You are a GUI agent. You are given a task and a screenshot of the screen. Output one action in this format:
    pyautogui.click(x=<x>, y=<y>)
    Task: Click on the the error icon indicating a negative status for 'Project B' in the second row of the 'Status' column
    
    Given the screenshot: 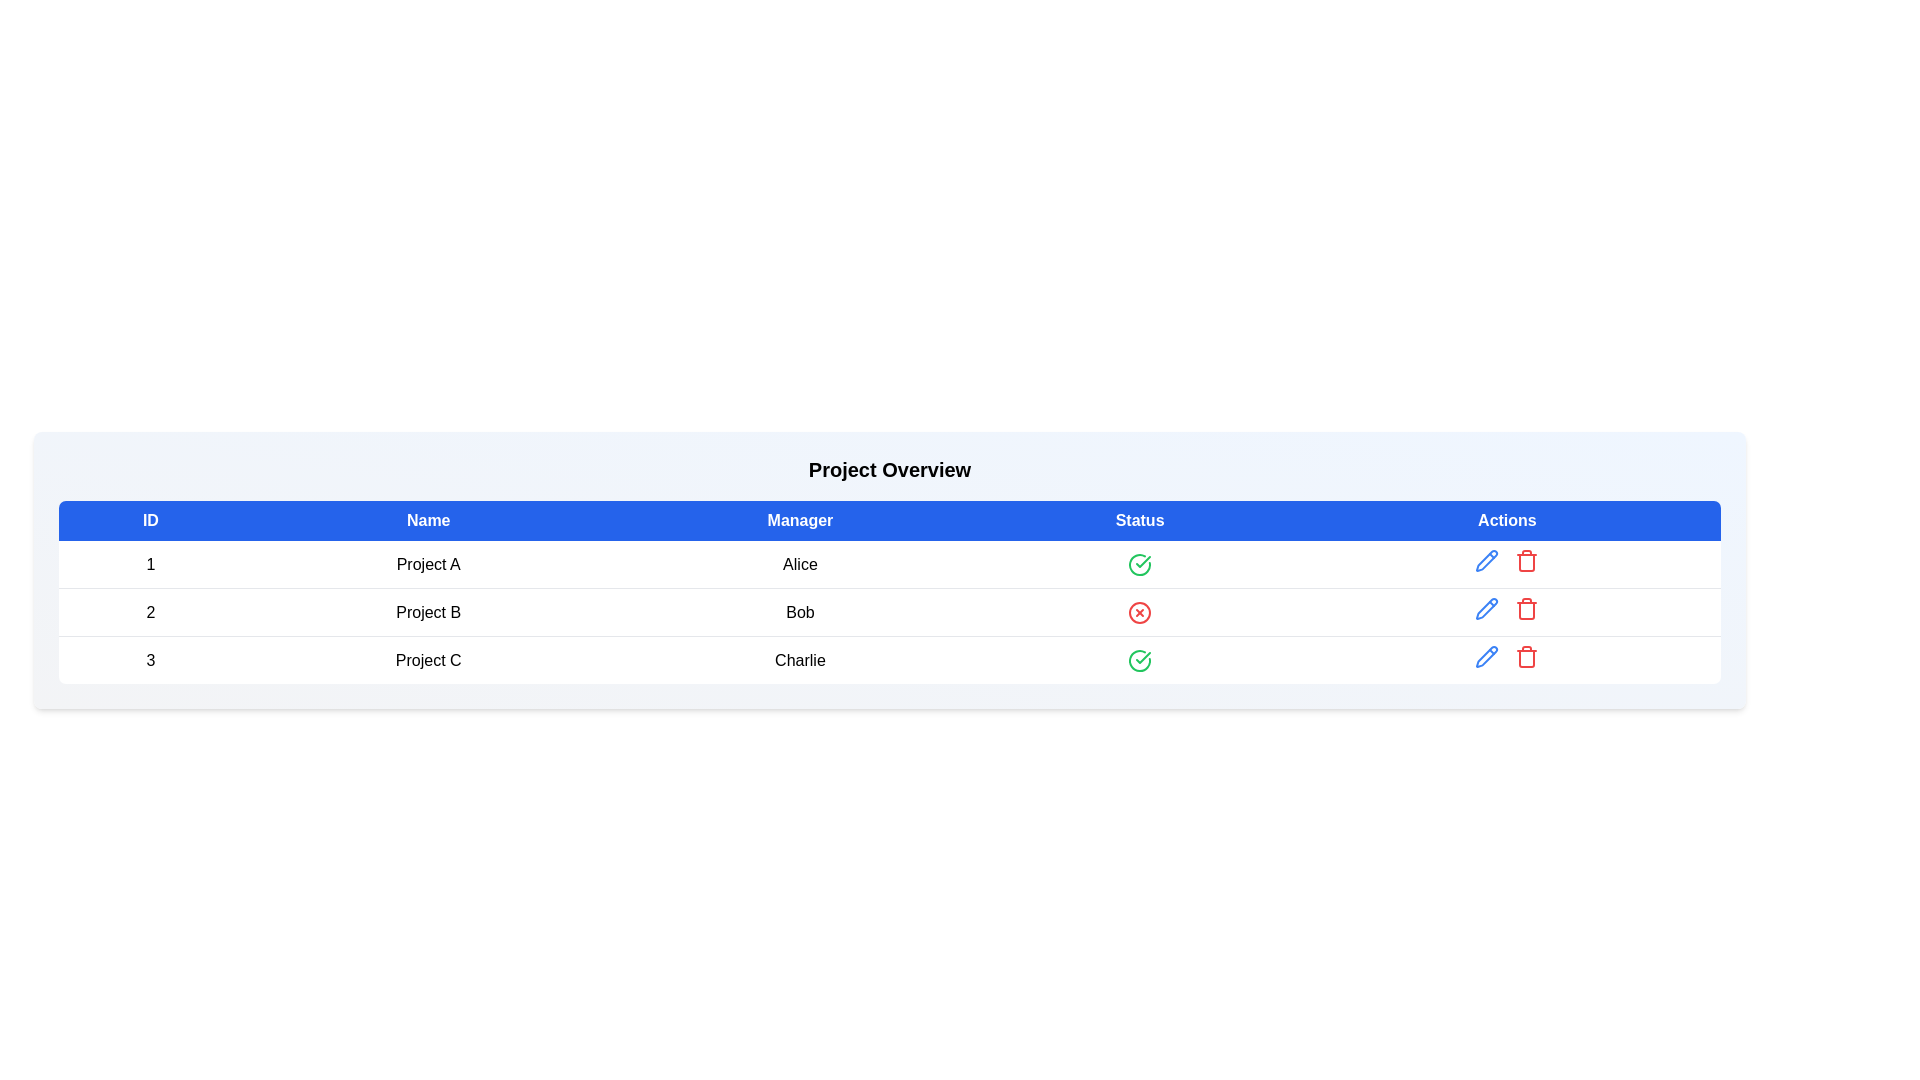 What is the action you would take?
    pyautogui.click(x=1140, y=611)
    